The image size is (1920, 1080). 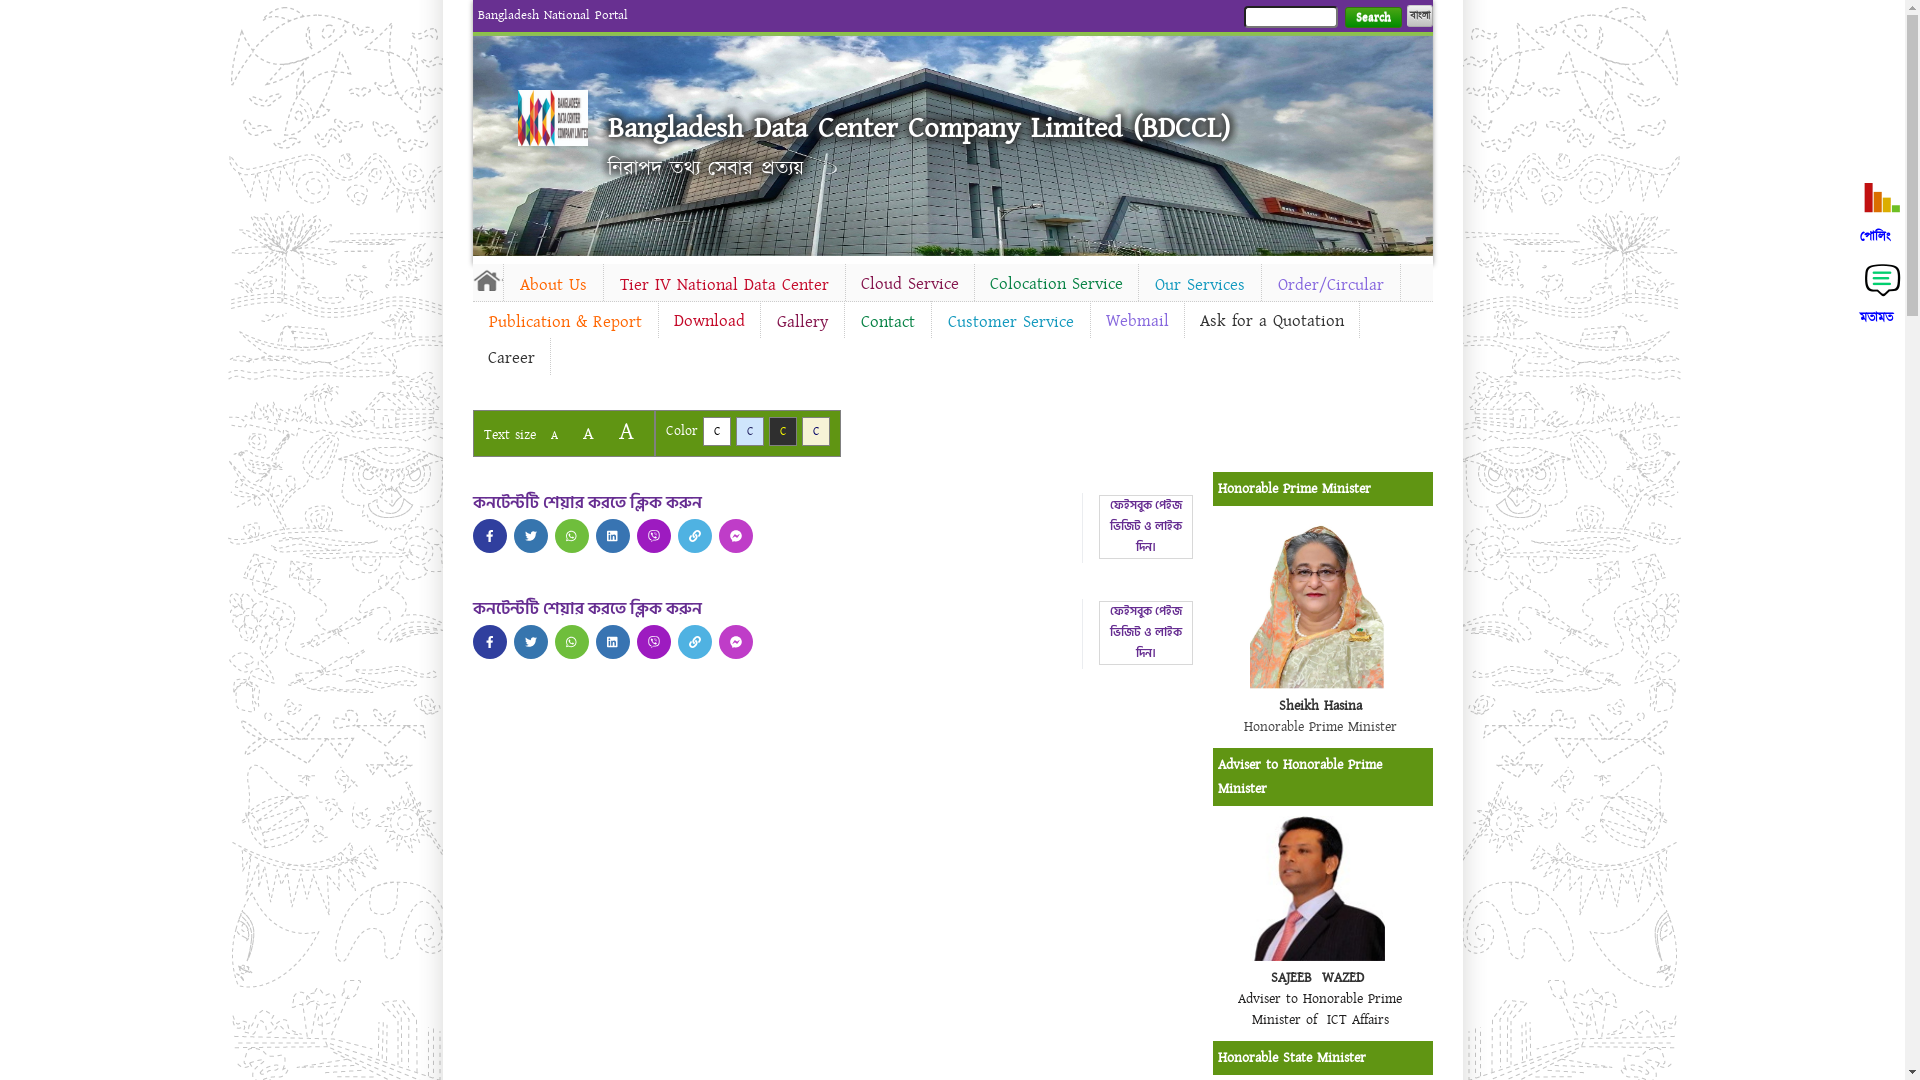 I want to click on 'C', so click(x=701, y=430).